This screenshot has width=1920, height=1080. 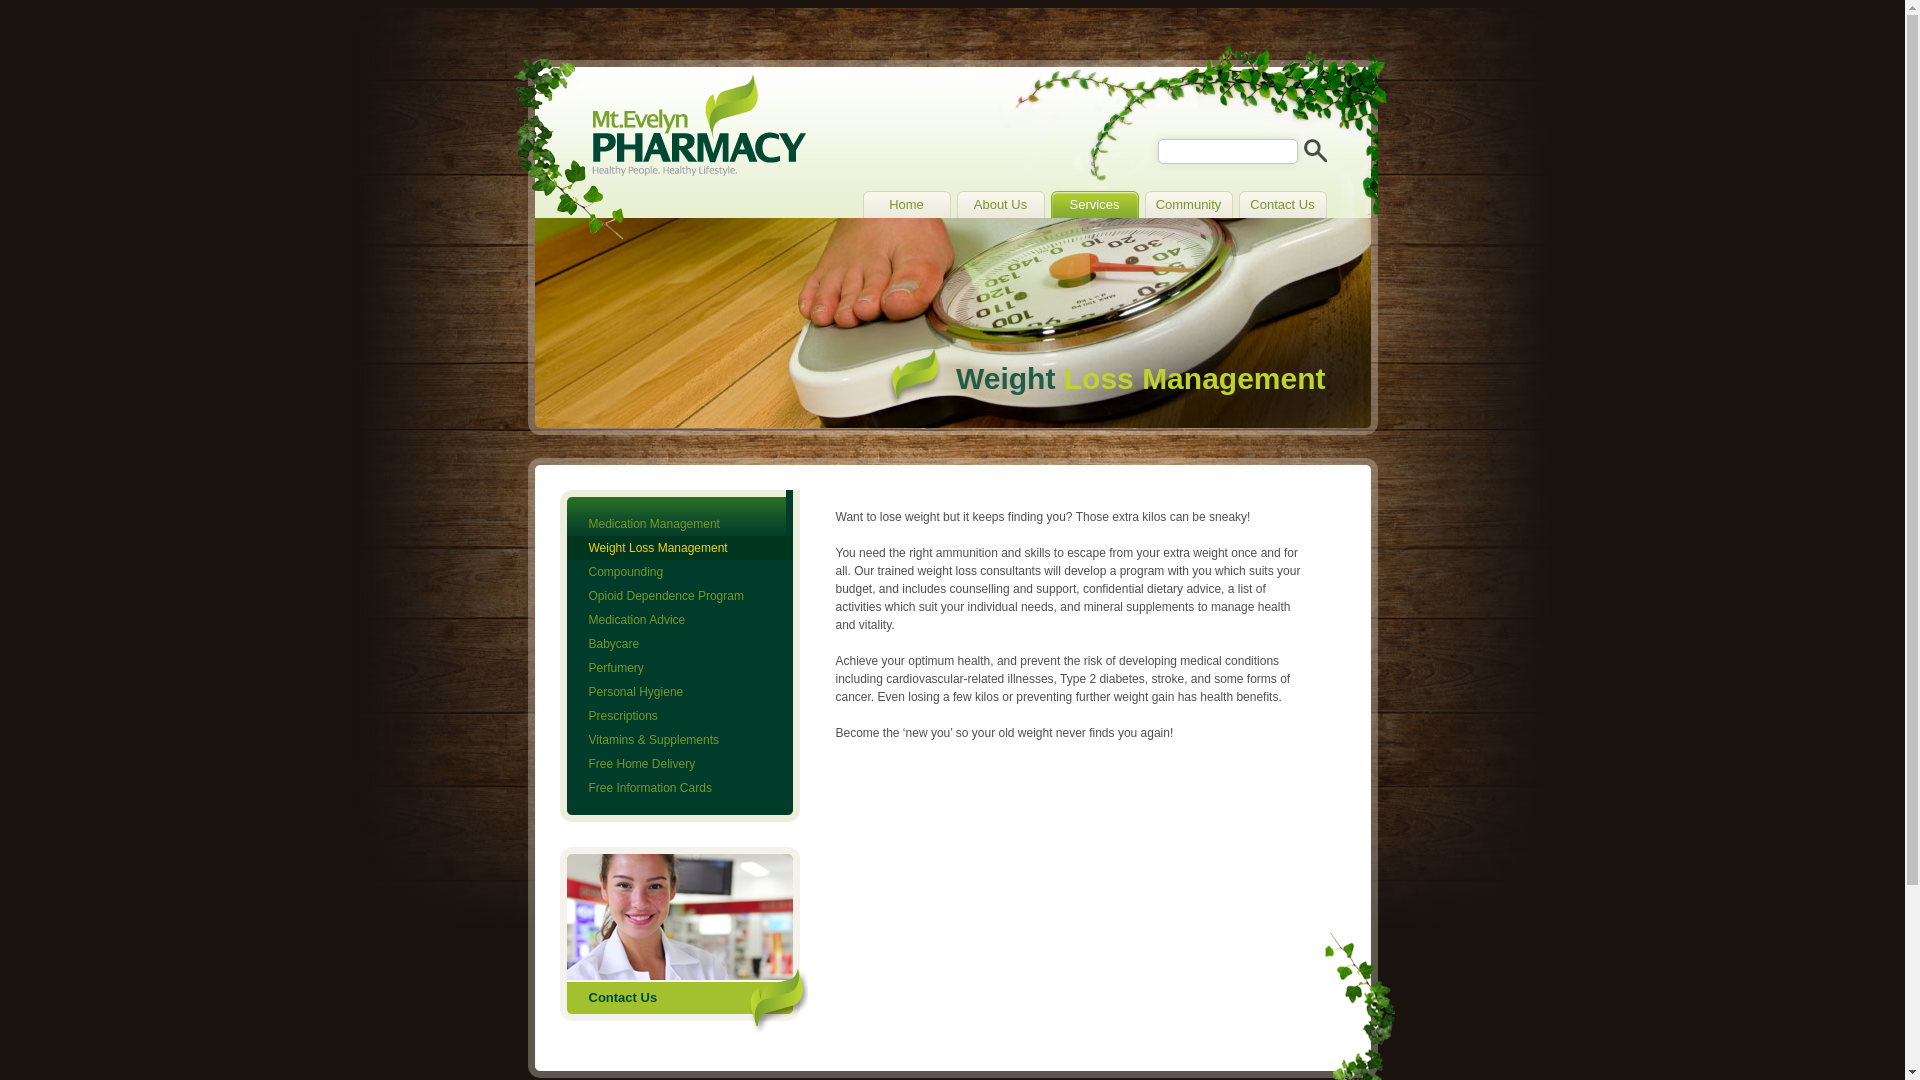 I want to click on 'Vitamins & Supplements', so click(x=678, y=740).